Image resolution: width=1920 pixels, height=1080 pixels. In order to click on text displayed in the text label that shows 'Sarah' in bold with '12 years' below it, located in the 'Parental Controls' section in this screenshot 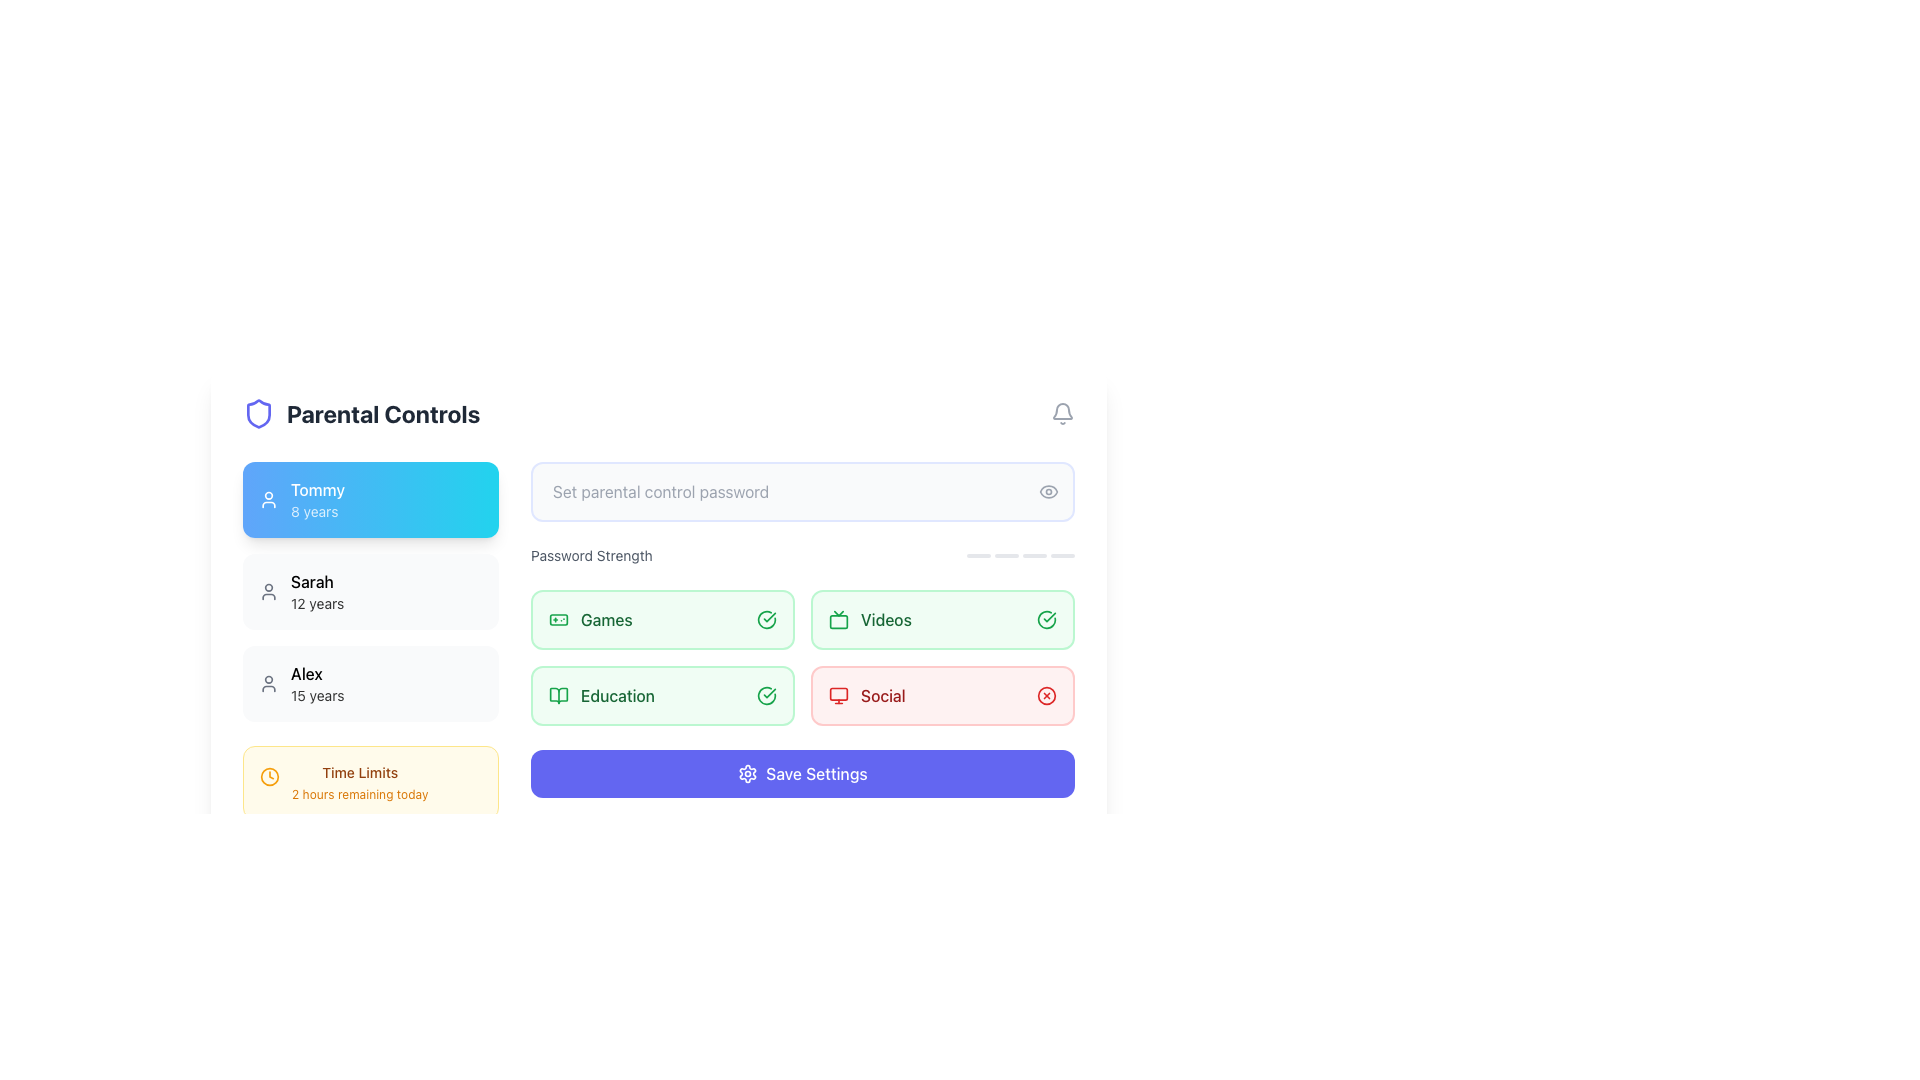, I will do `click(316, 590)`.